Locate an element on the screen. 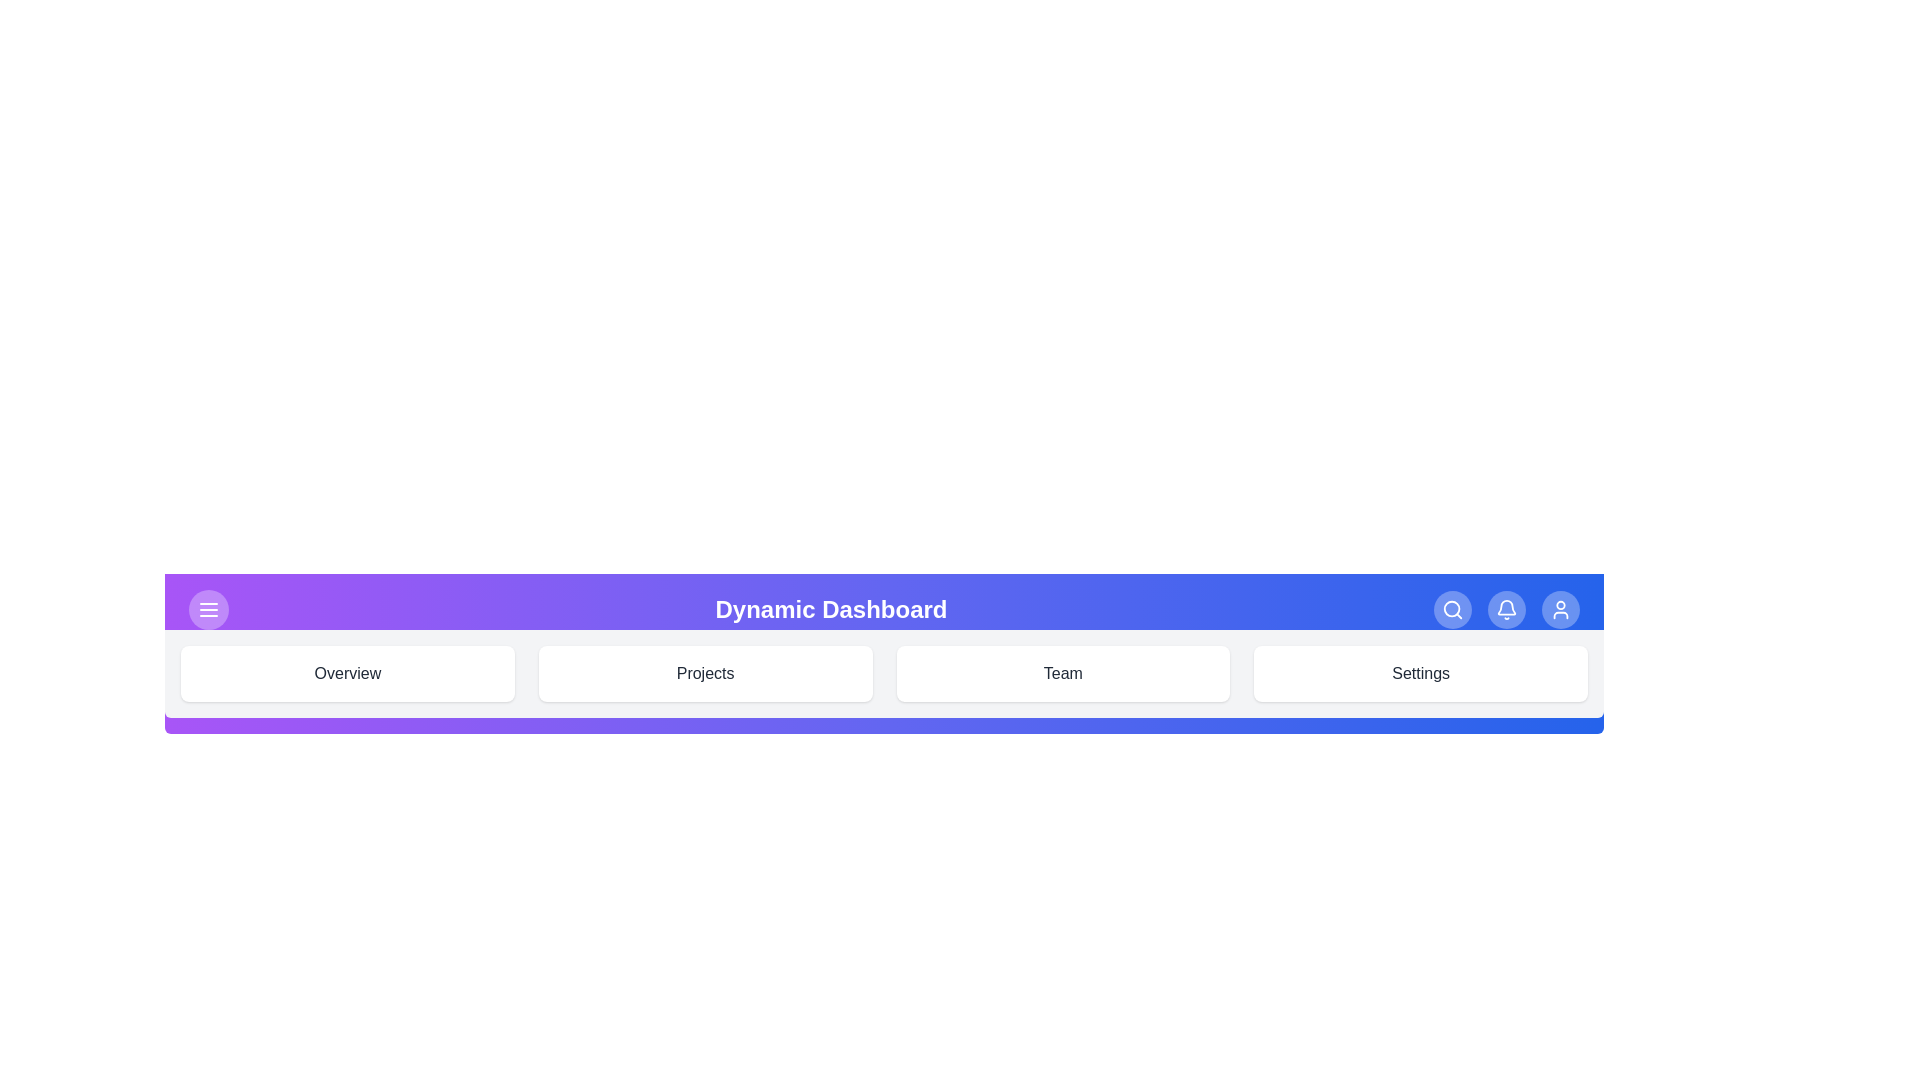 The height and width of the screenshot is (1080, 1920). the search button is located at coordinates (1453, 608).